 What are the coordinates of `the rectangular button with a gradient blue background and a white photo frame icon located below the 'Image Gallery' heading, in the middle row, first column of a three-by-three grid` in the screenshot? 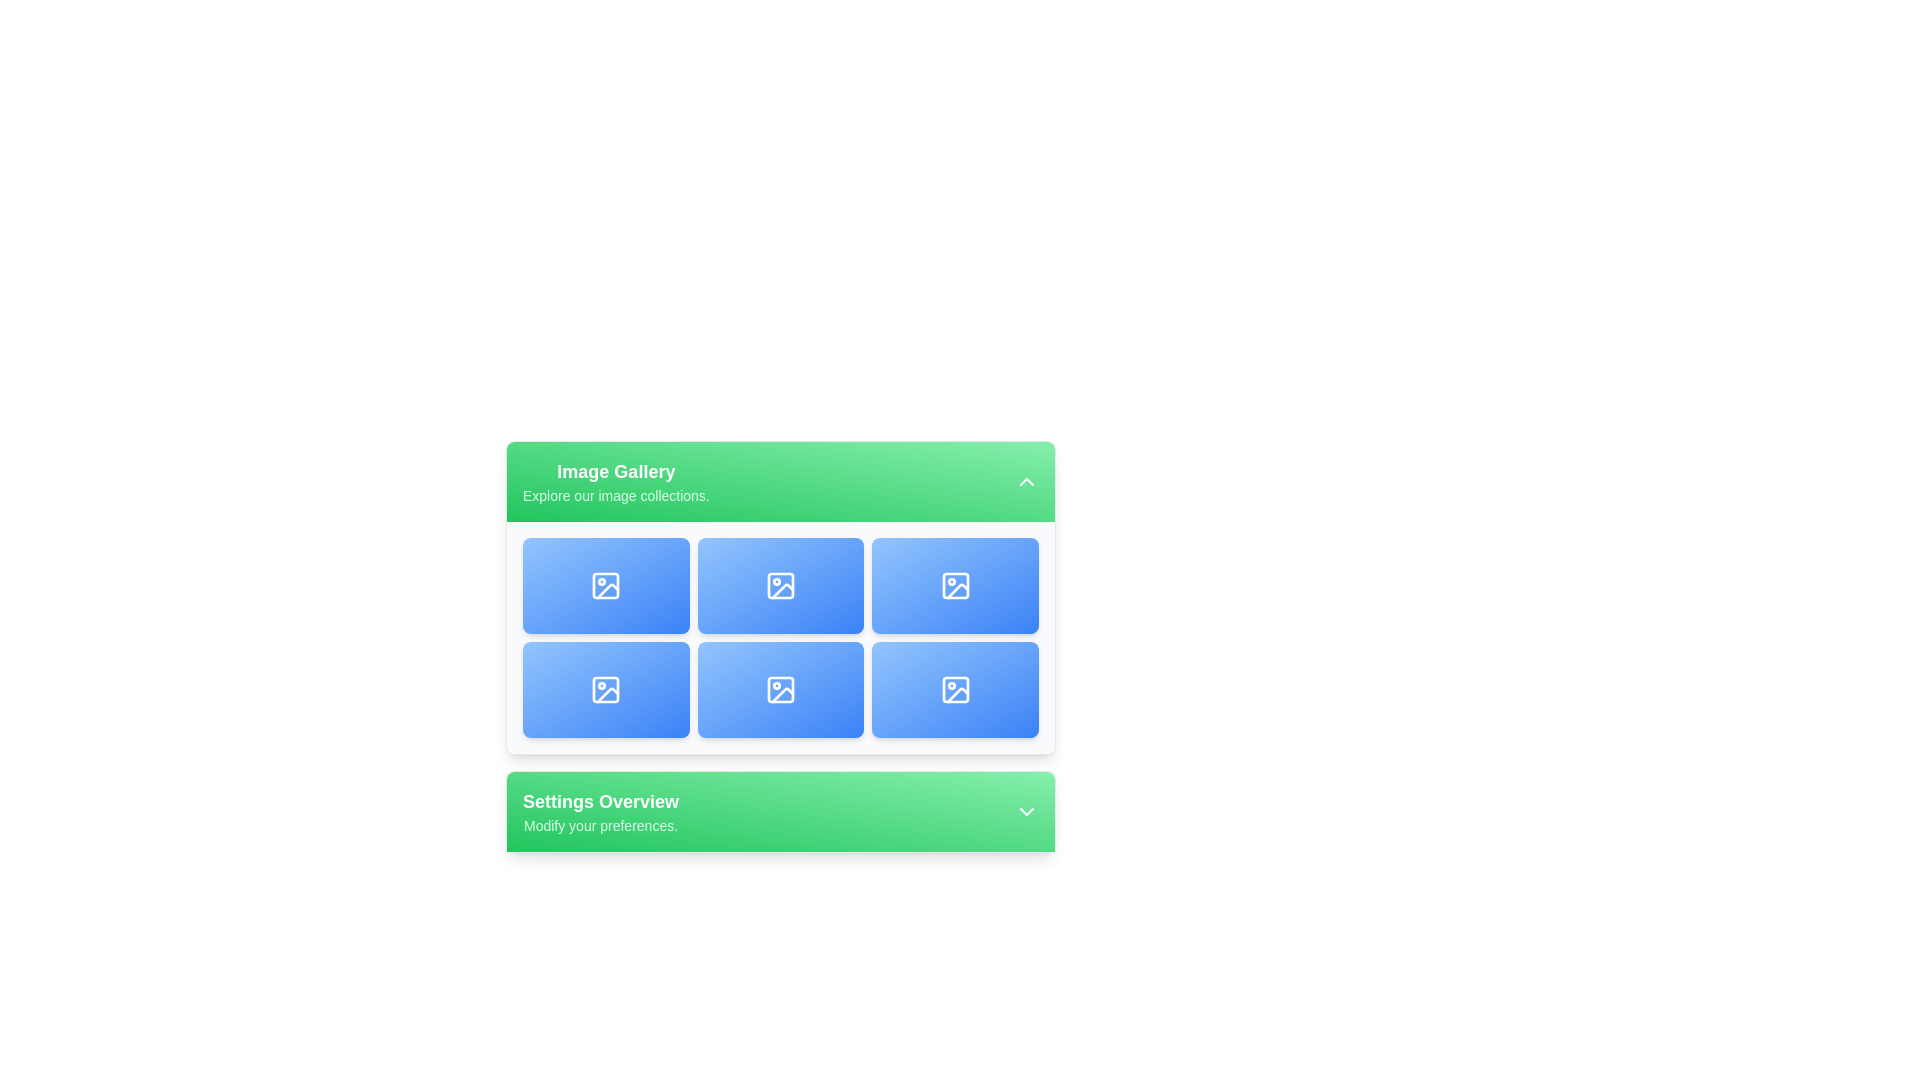 It's located at (605, 689).